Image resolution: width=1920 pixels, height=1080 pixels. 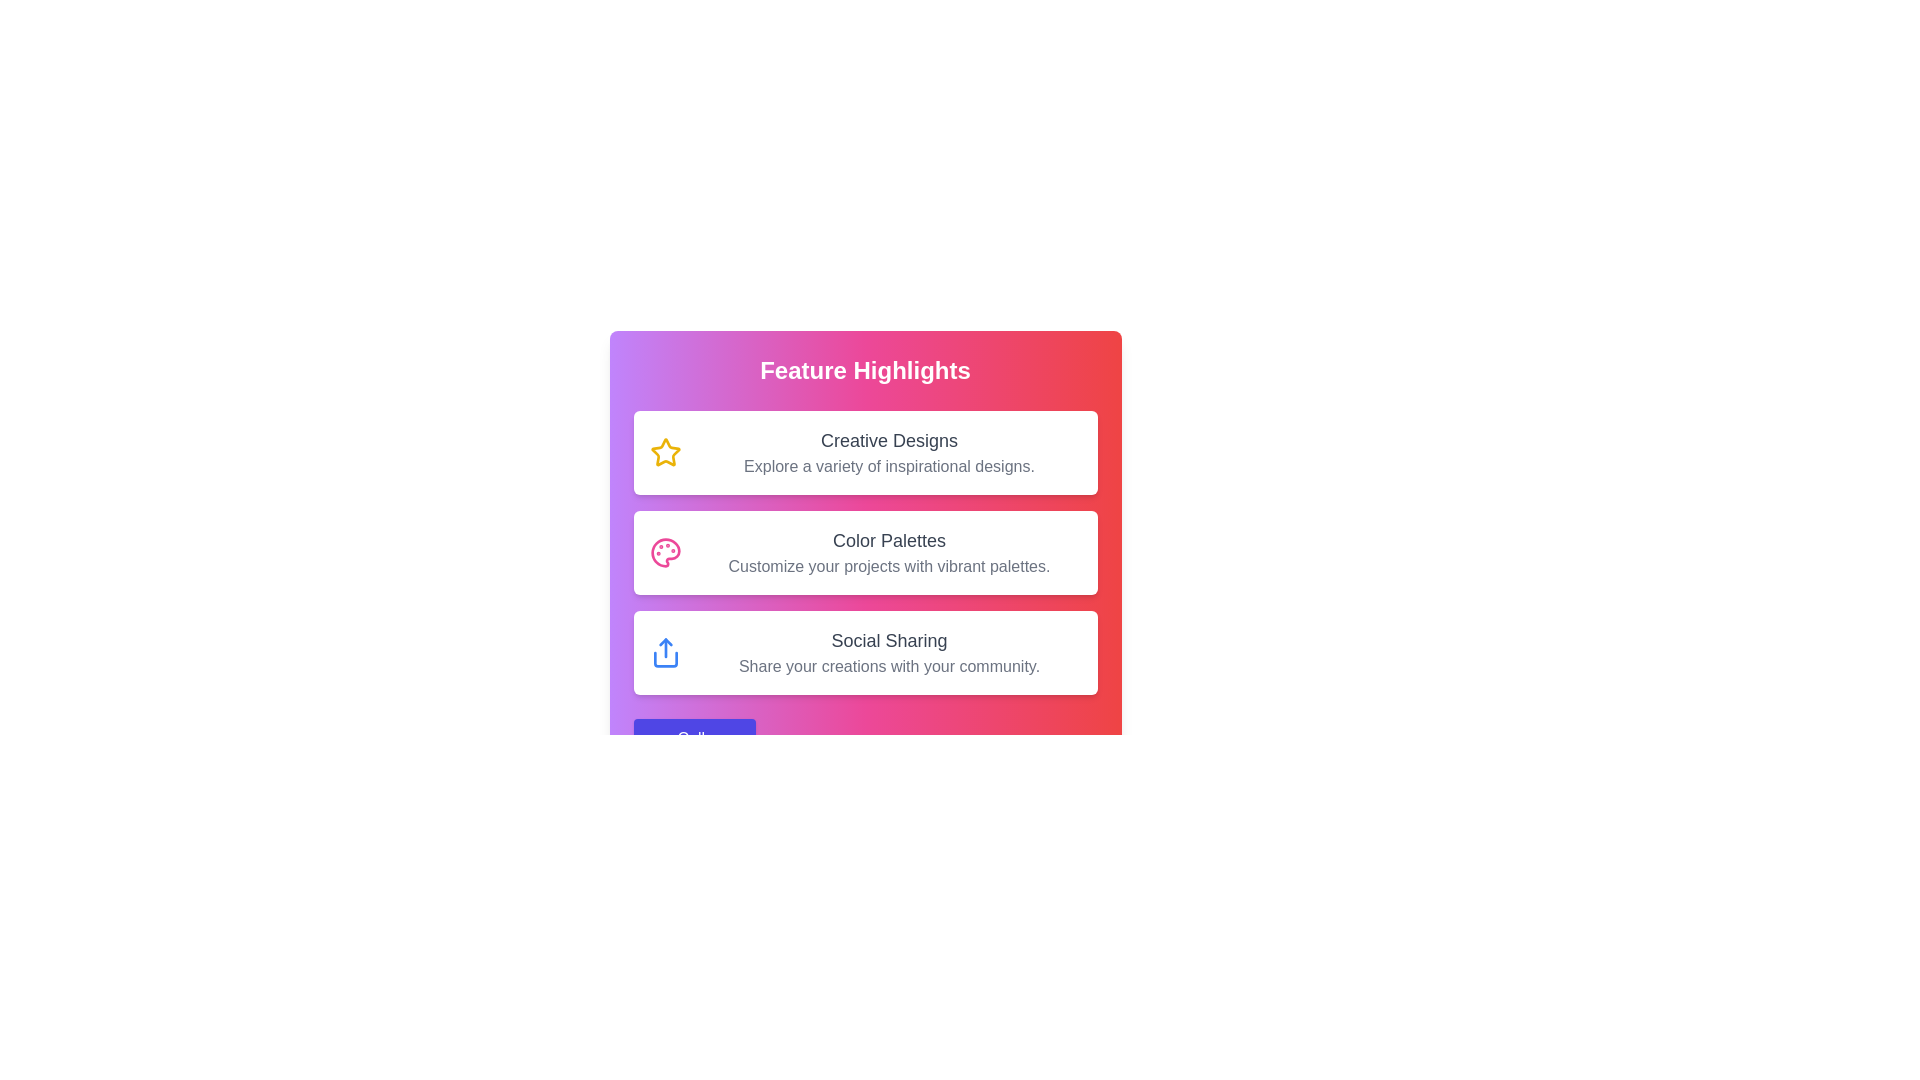 What do you see at coordinates (865, 652) in the screenshot?
I see `displayed text on the 'Social Sharing' informational card, which is the third card in the vertical list under 'Feature Highlights.'` at bounding box center [865, 652].